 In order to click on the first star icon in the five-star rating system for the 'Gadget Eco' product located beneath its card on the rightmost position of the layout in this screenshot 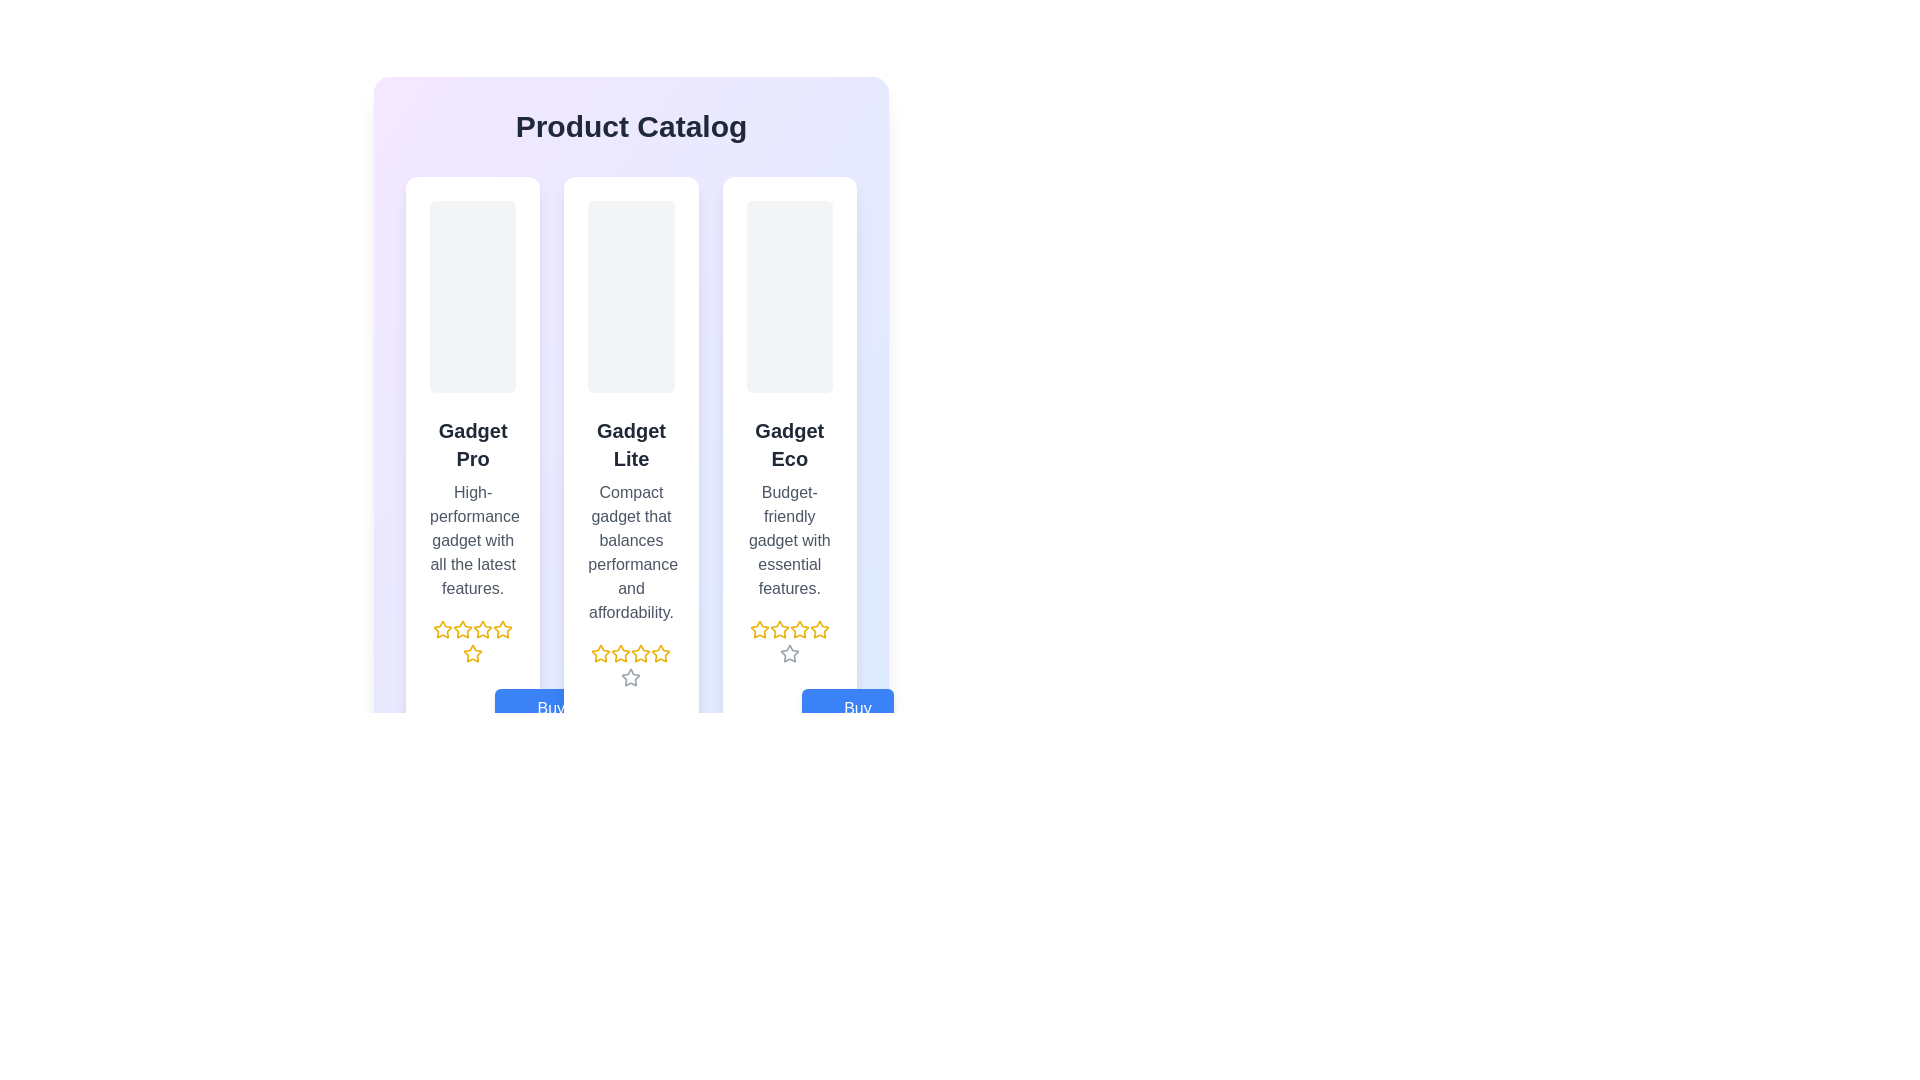, I will do `click(758, 628)`.